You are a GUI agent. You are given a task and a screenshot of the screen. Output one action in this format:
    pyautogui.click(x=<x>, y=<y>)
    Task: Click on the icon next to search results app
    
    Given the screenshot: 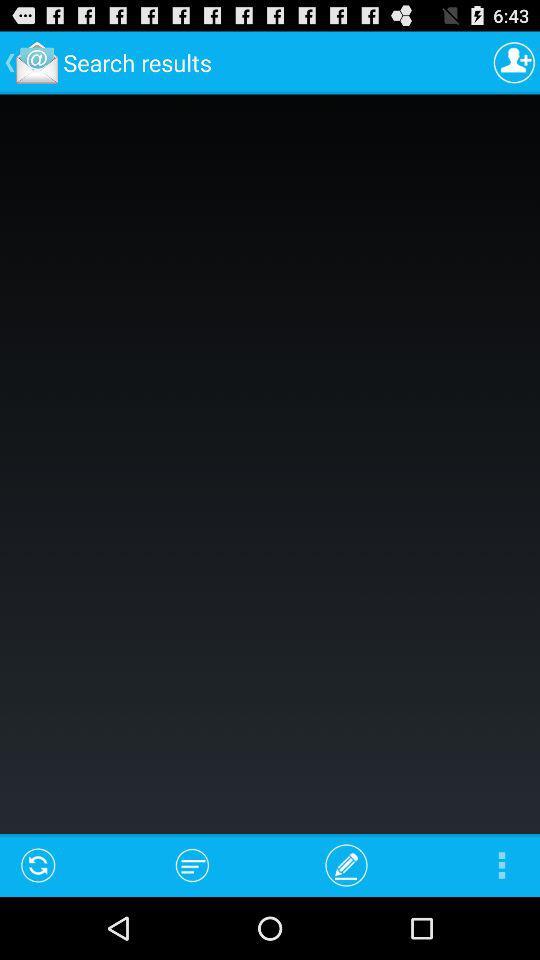 What is the action you would take?
    pyautogui.click(x=514, y=62)
    